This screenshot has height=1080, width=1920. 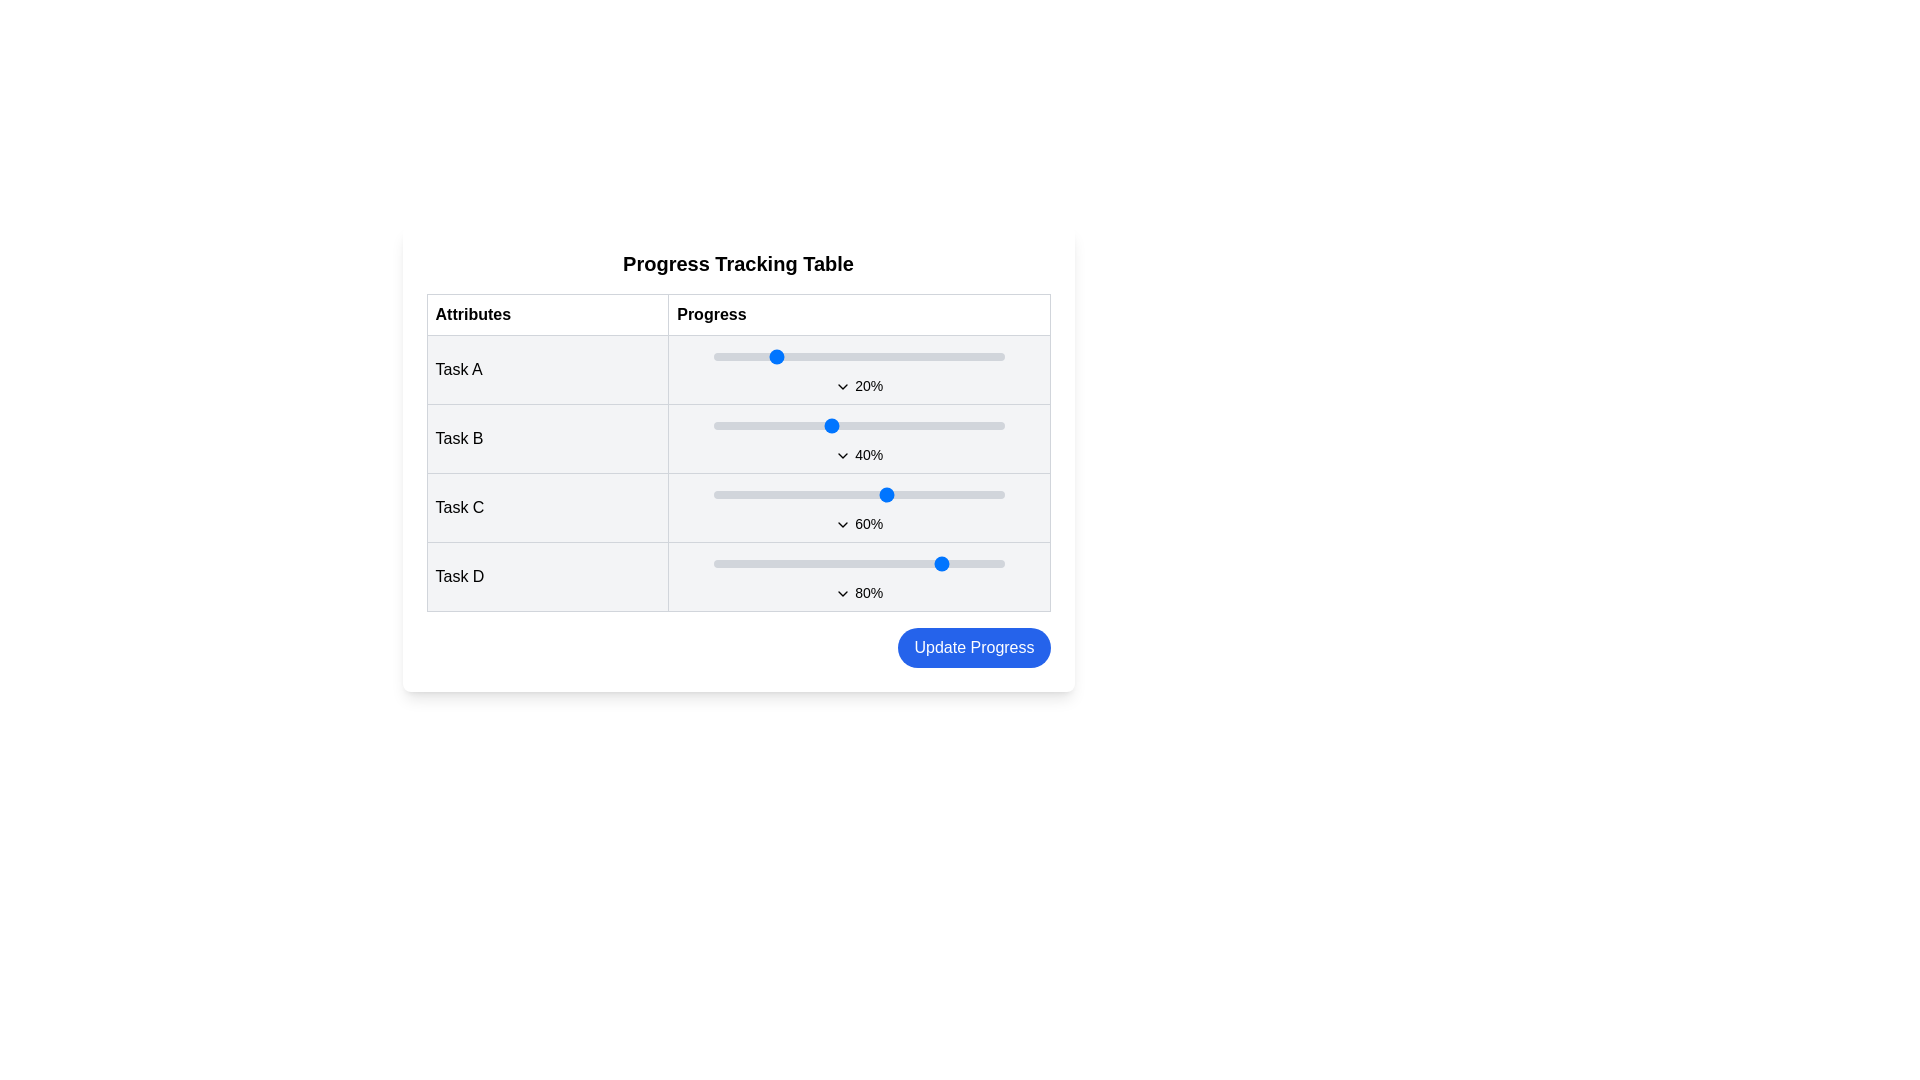 I want to click on the dropdown icon in the third row of the 'Progress Tracking Table', so click(x=843, y=524).